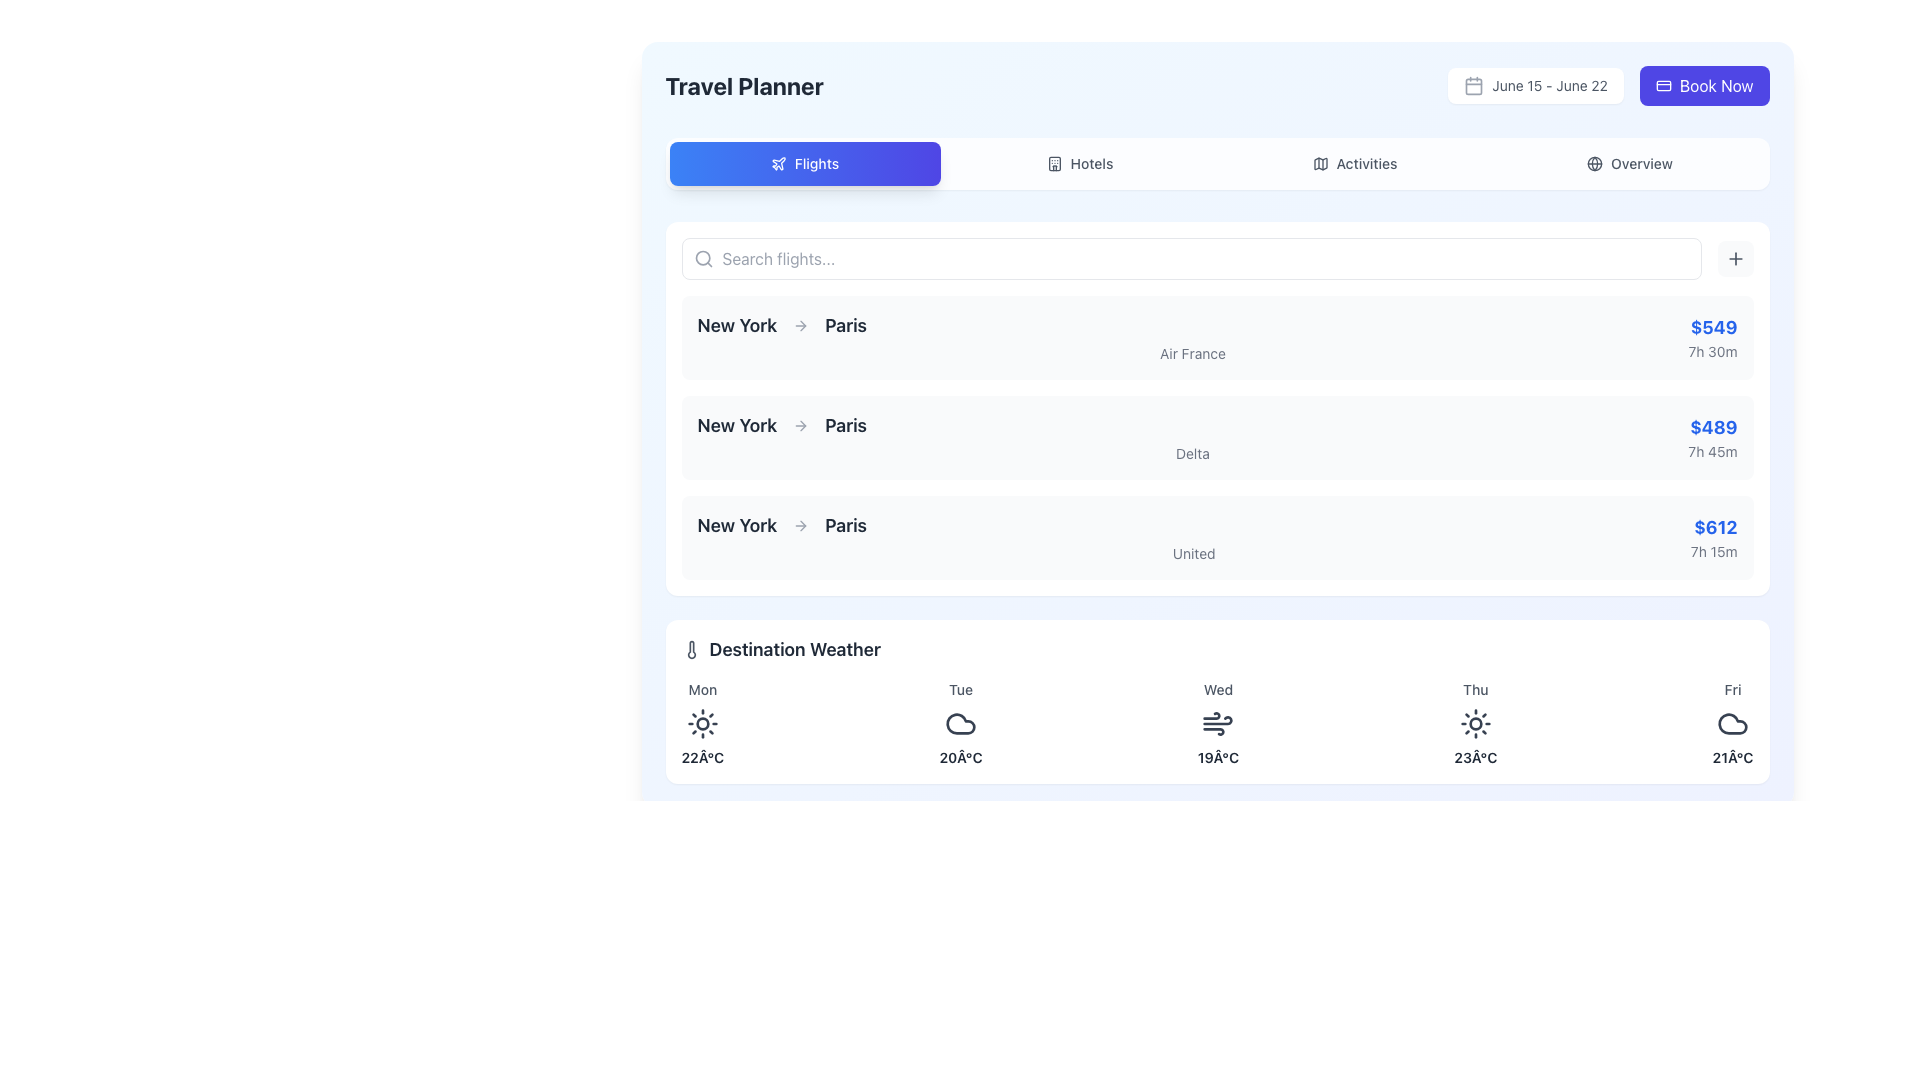 The width and height of the screenshot is (1920, 1080). I want to click on the windy weather icon for the day labeled 'Wed', so click(1217, 724).